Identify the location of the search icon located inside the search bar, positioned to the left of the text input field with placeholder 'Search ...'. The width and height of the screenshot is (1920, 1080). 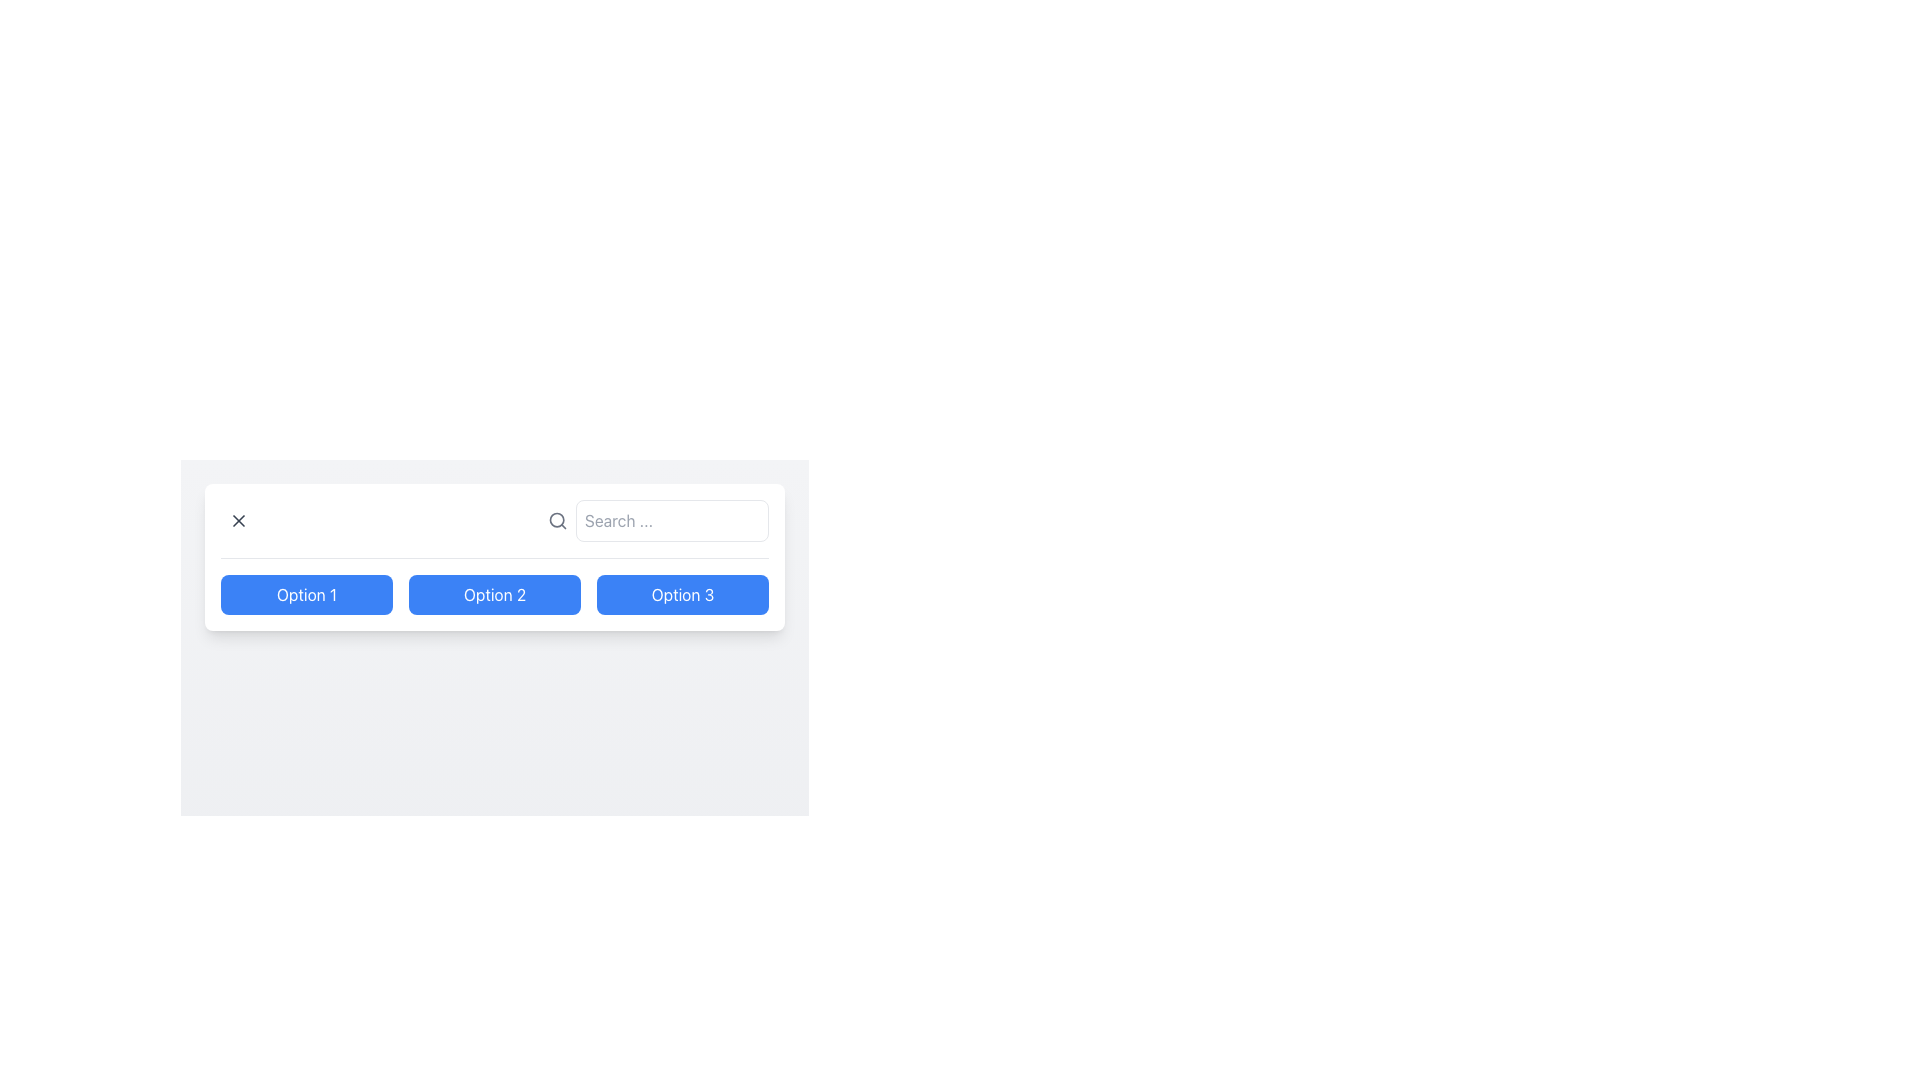
(557, 519).